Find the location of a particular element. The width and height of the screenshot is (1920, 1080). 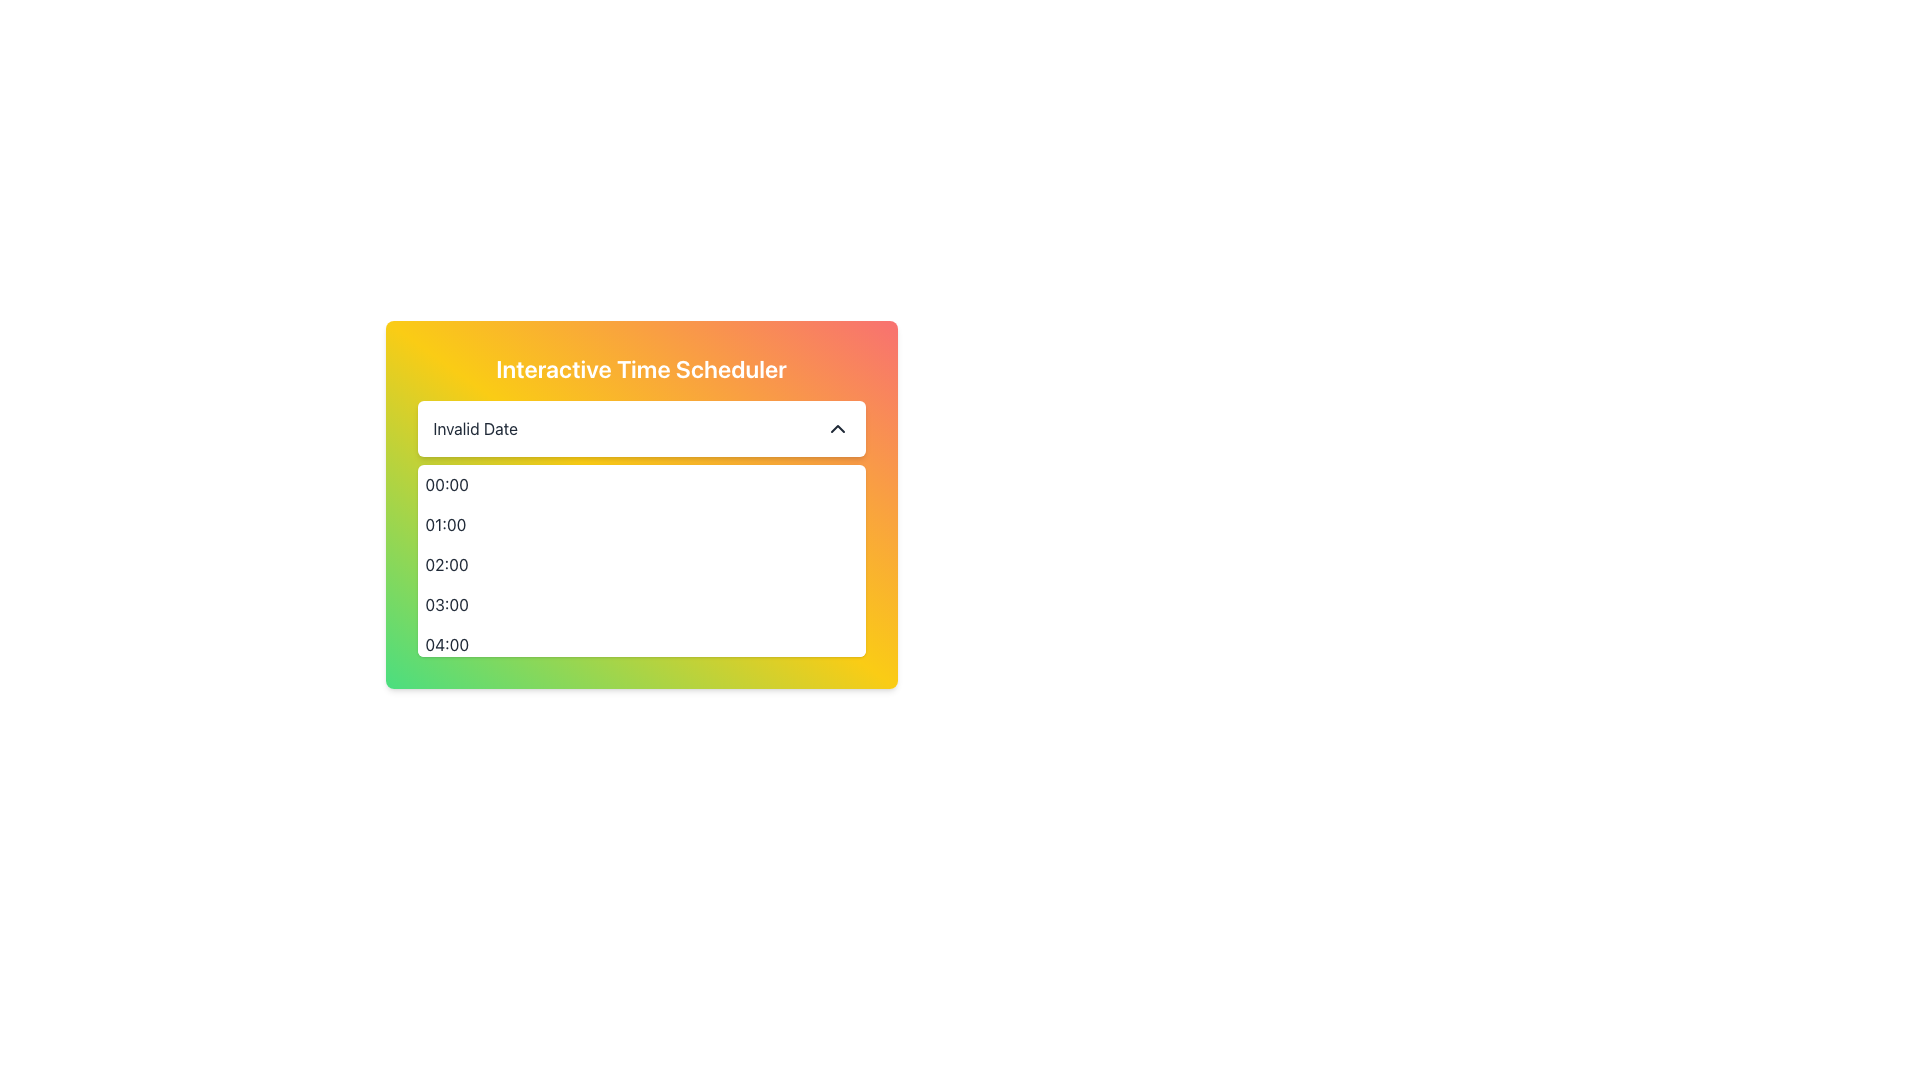

the list item displaying '02:00' is located at coordinates (641, 564).